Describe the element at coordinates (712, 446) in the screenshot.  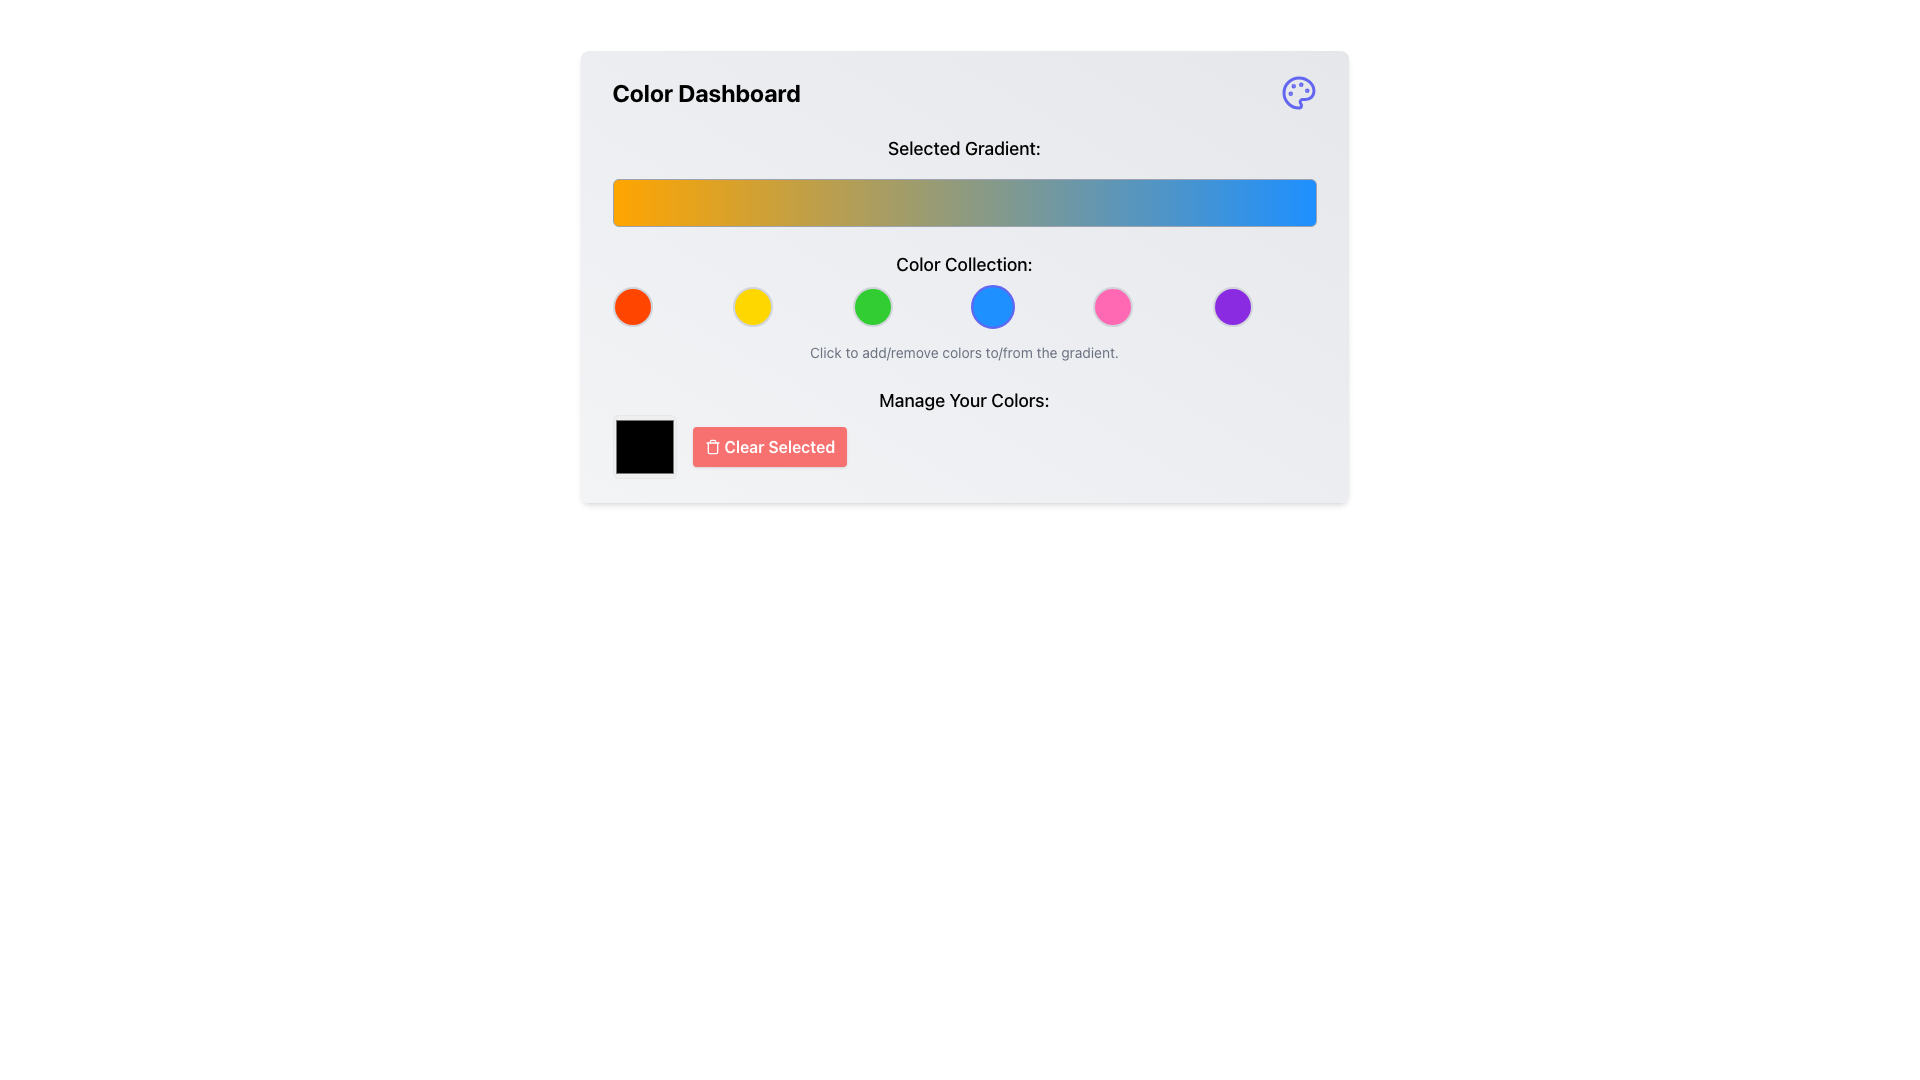
I see `the trash can icon located on the left side of the 'Clear Selected' button in the bottom right section of the main content area` at that location.